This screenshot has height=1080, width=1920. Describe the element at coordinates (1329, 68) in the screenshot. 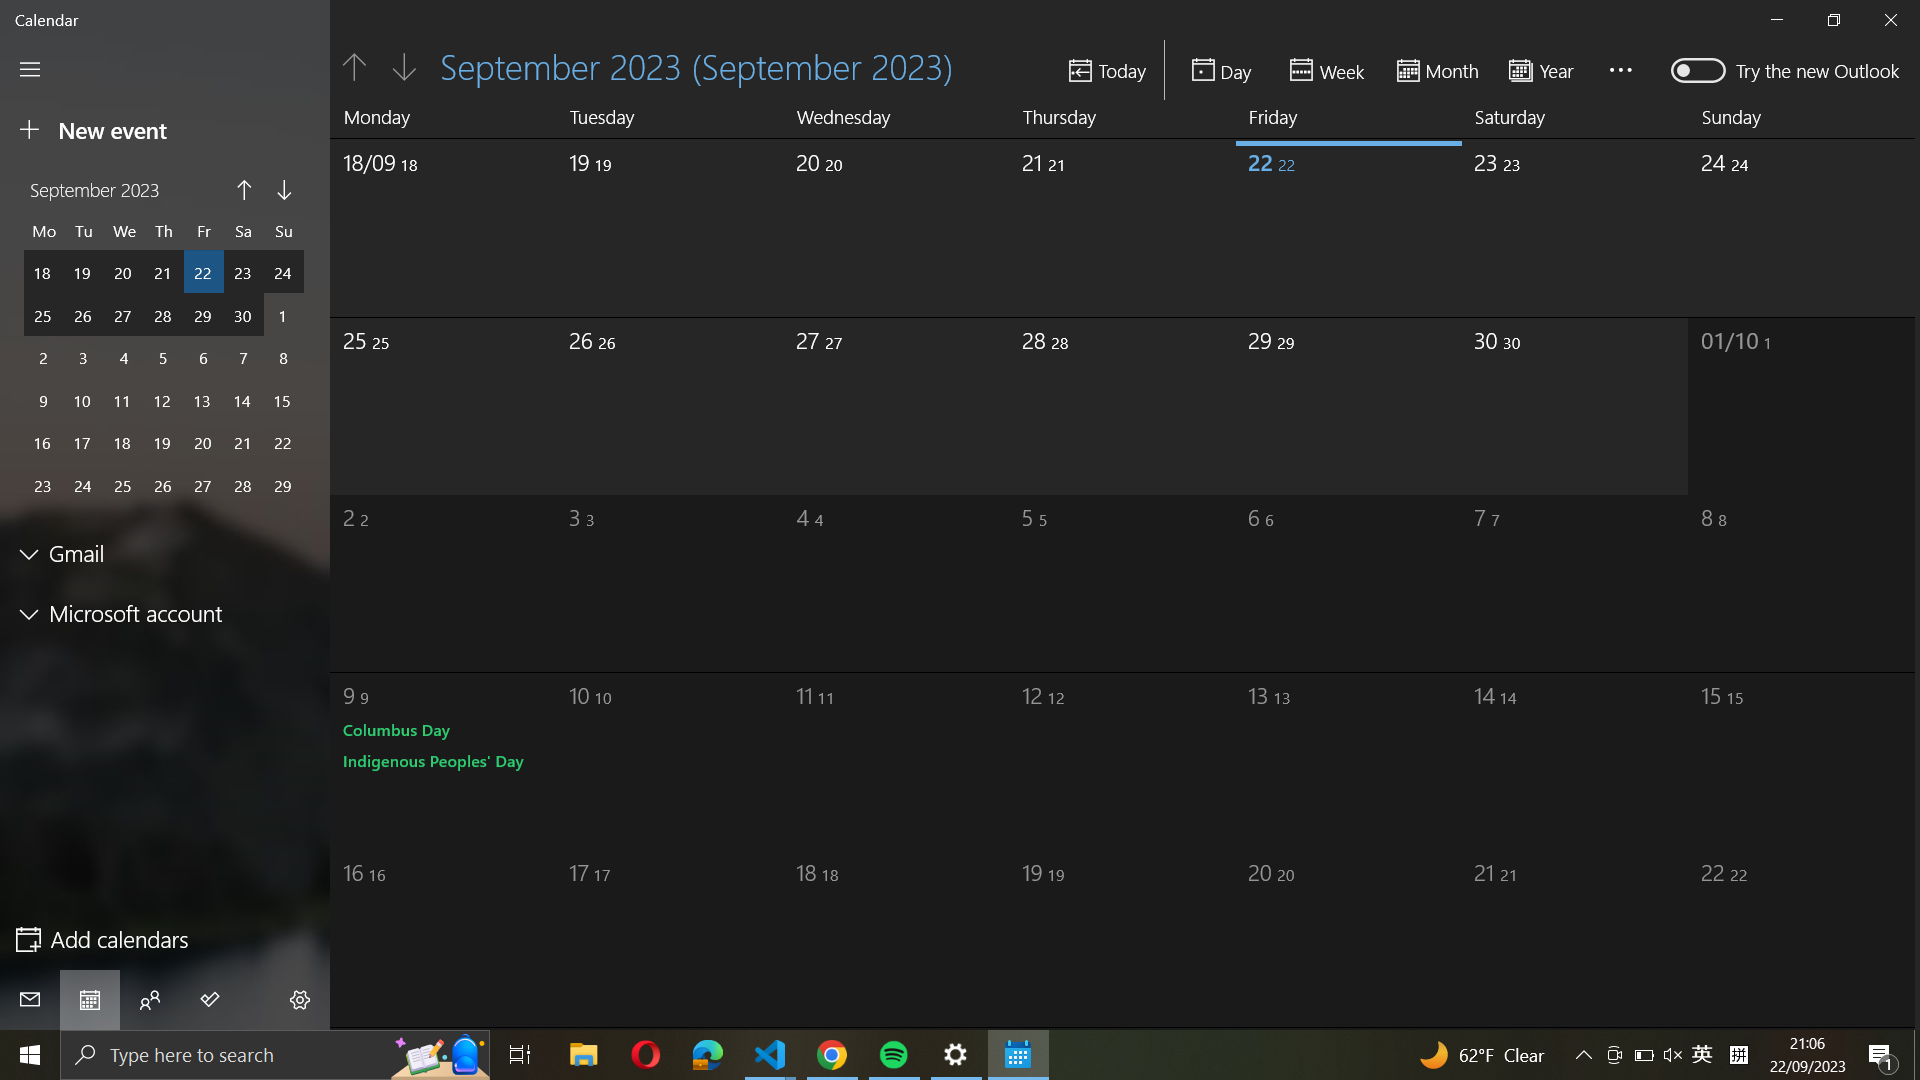

I see `Change calendar view to "Week" mode` at that location.